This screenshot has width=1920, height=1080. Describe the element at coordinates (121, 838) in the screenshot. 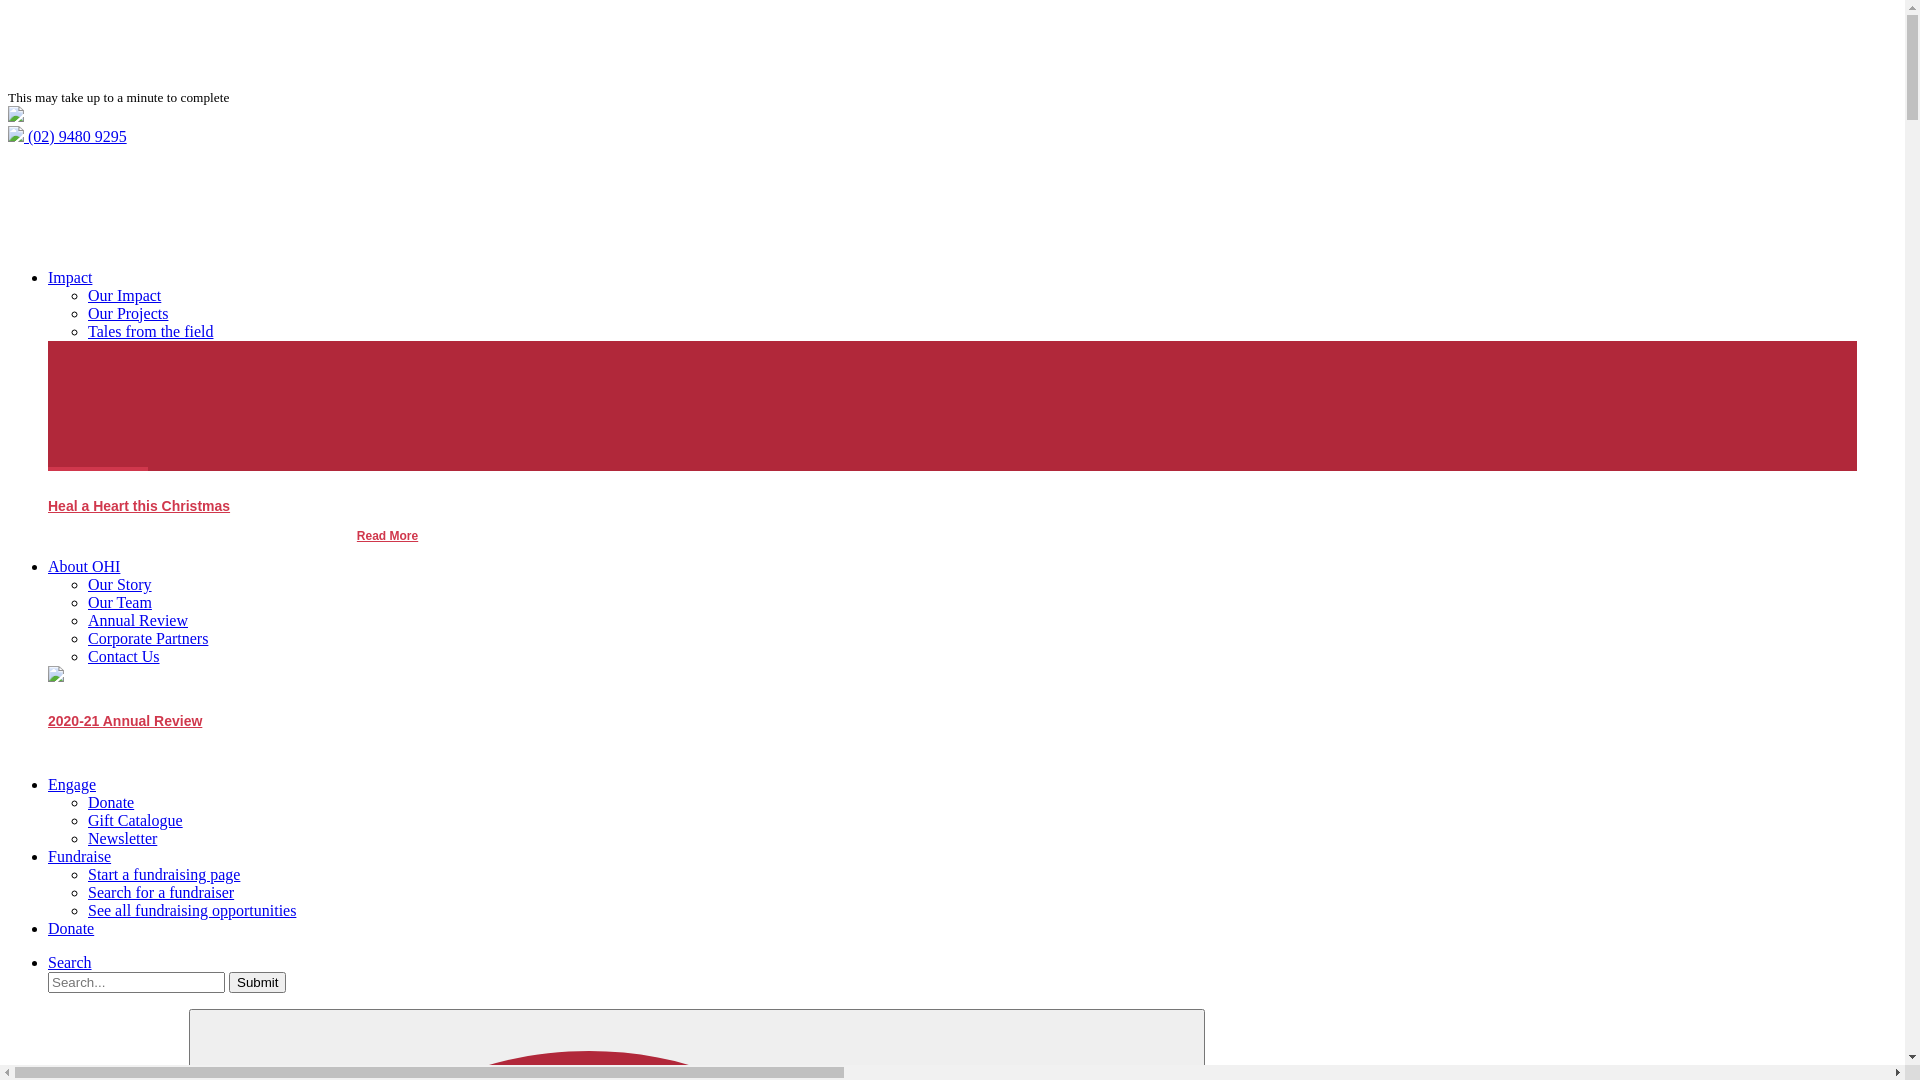

I see `'Newsletter'` at that location.